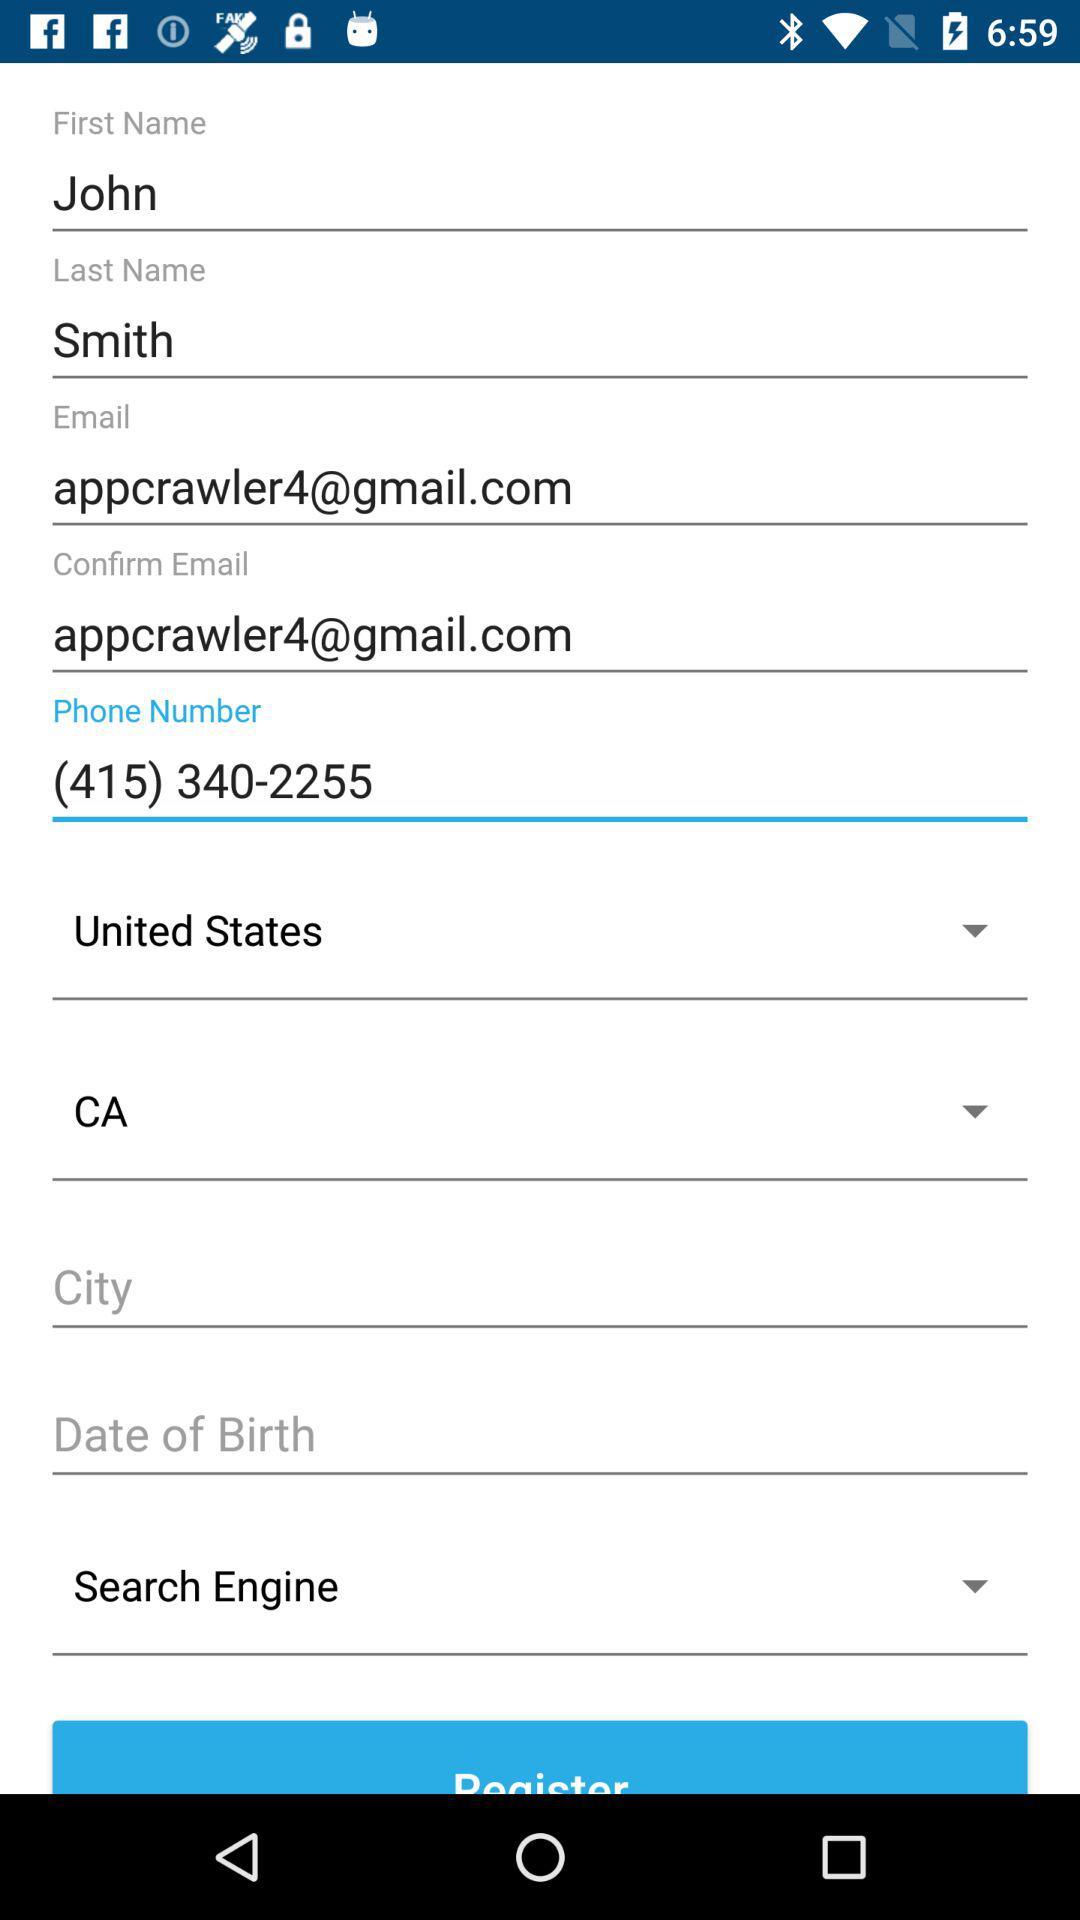 The image size is (1080, 1920). Describe the element at coordinates (540, 1435) in the screenshot. I see `fill in date of birth field` at that location.